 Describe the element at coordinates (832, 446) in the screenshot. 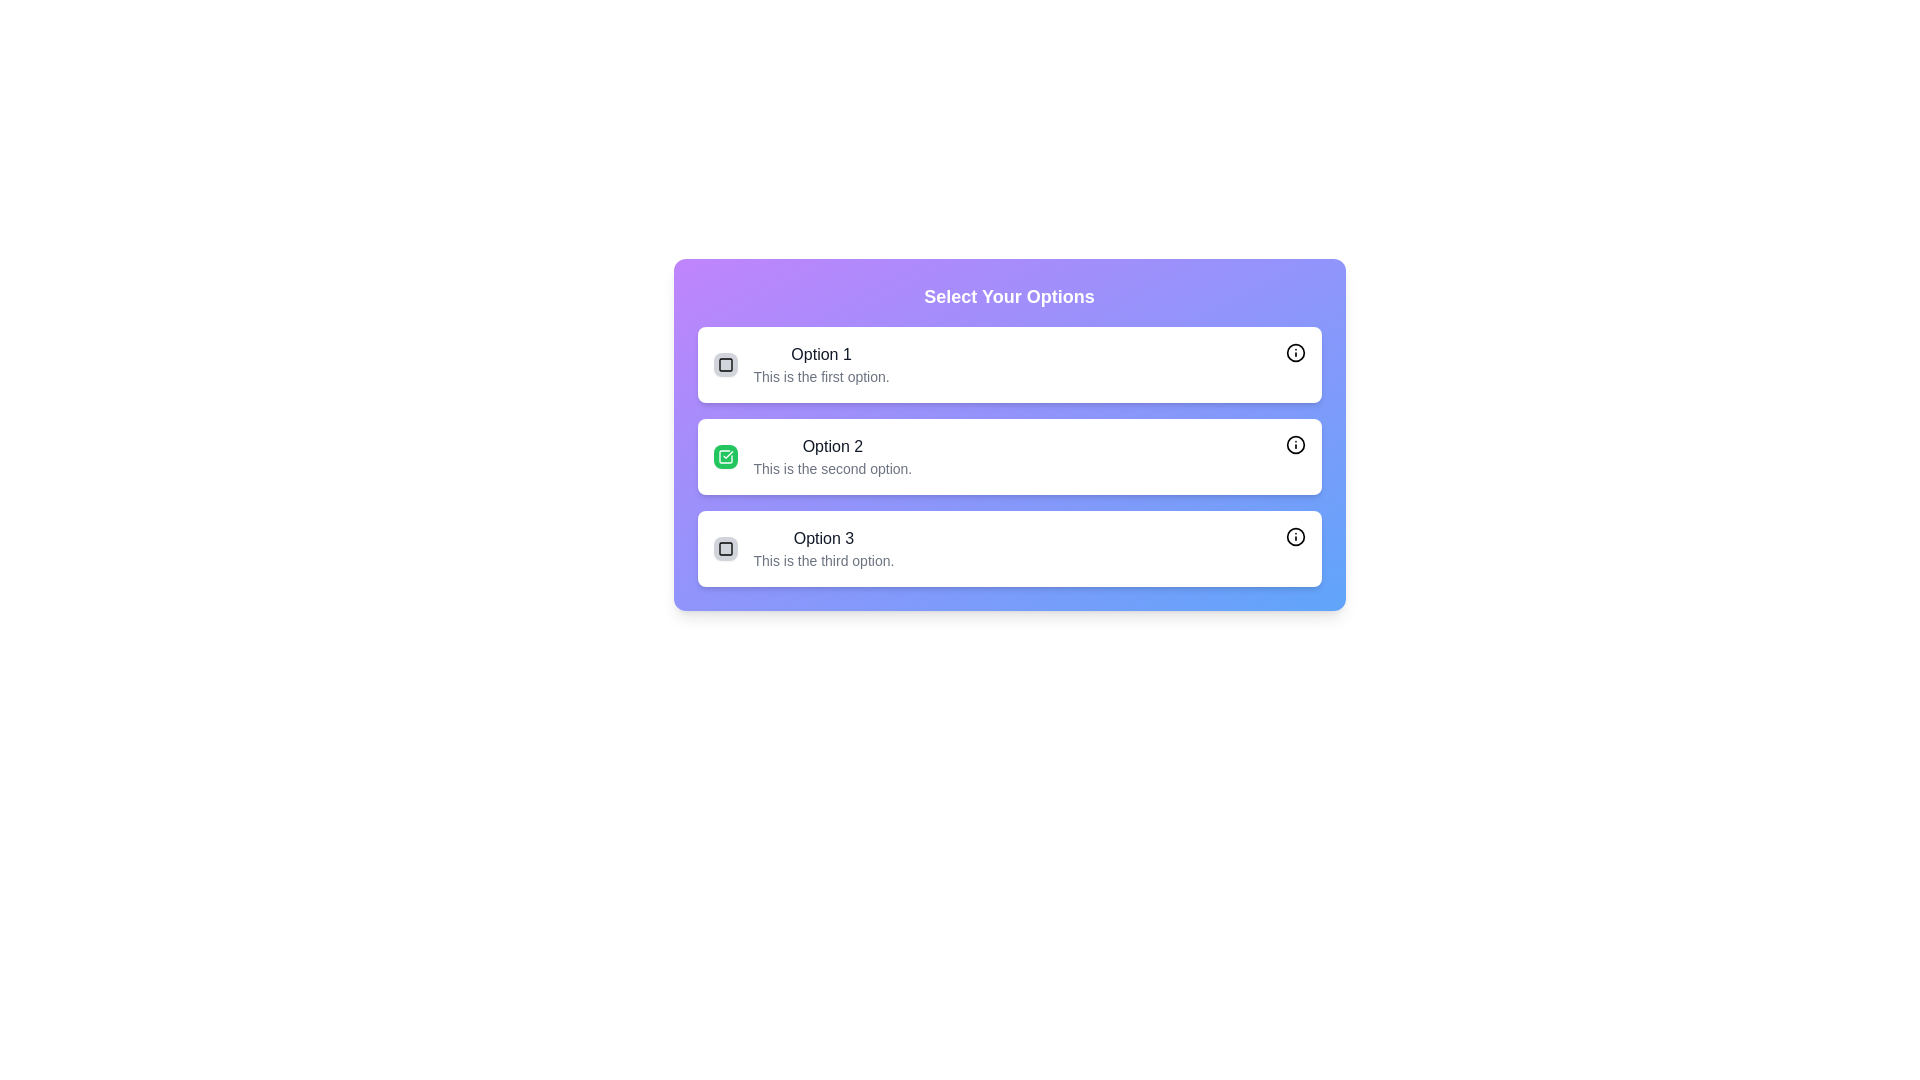

I see `the text label that identifies the second selectable option in the group of options` at that location.